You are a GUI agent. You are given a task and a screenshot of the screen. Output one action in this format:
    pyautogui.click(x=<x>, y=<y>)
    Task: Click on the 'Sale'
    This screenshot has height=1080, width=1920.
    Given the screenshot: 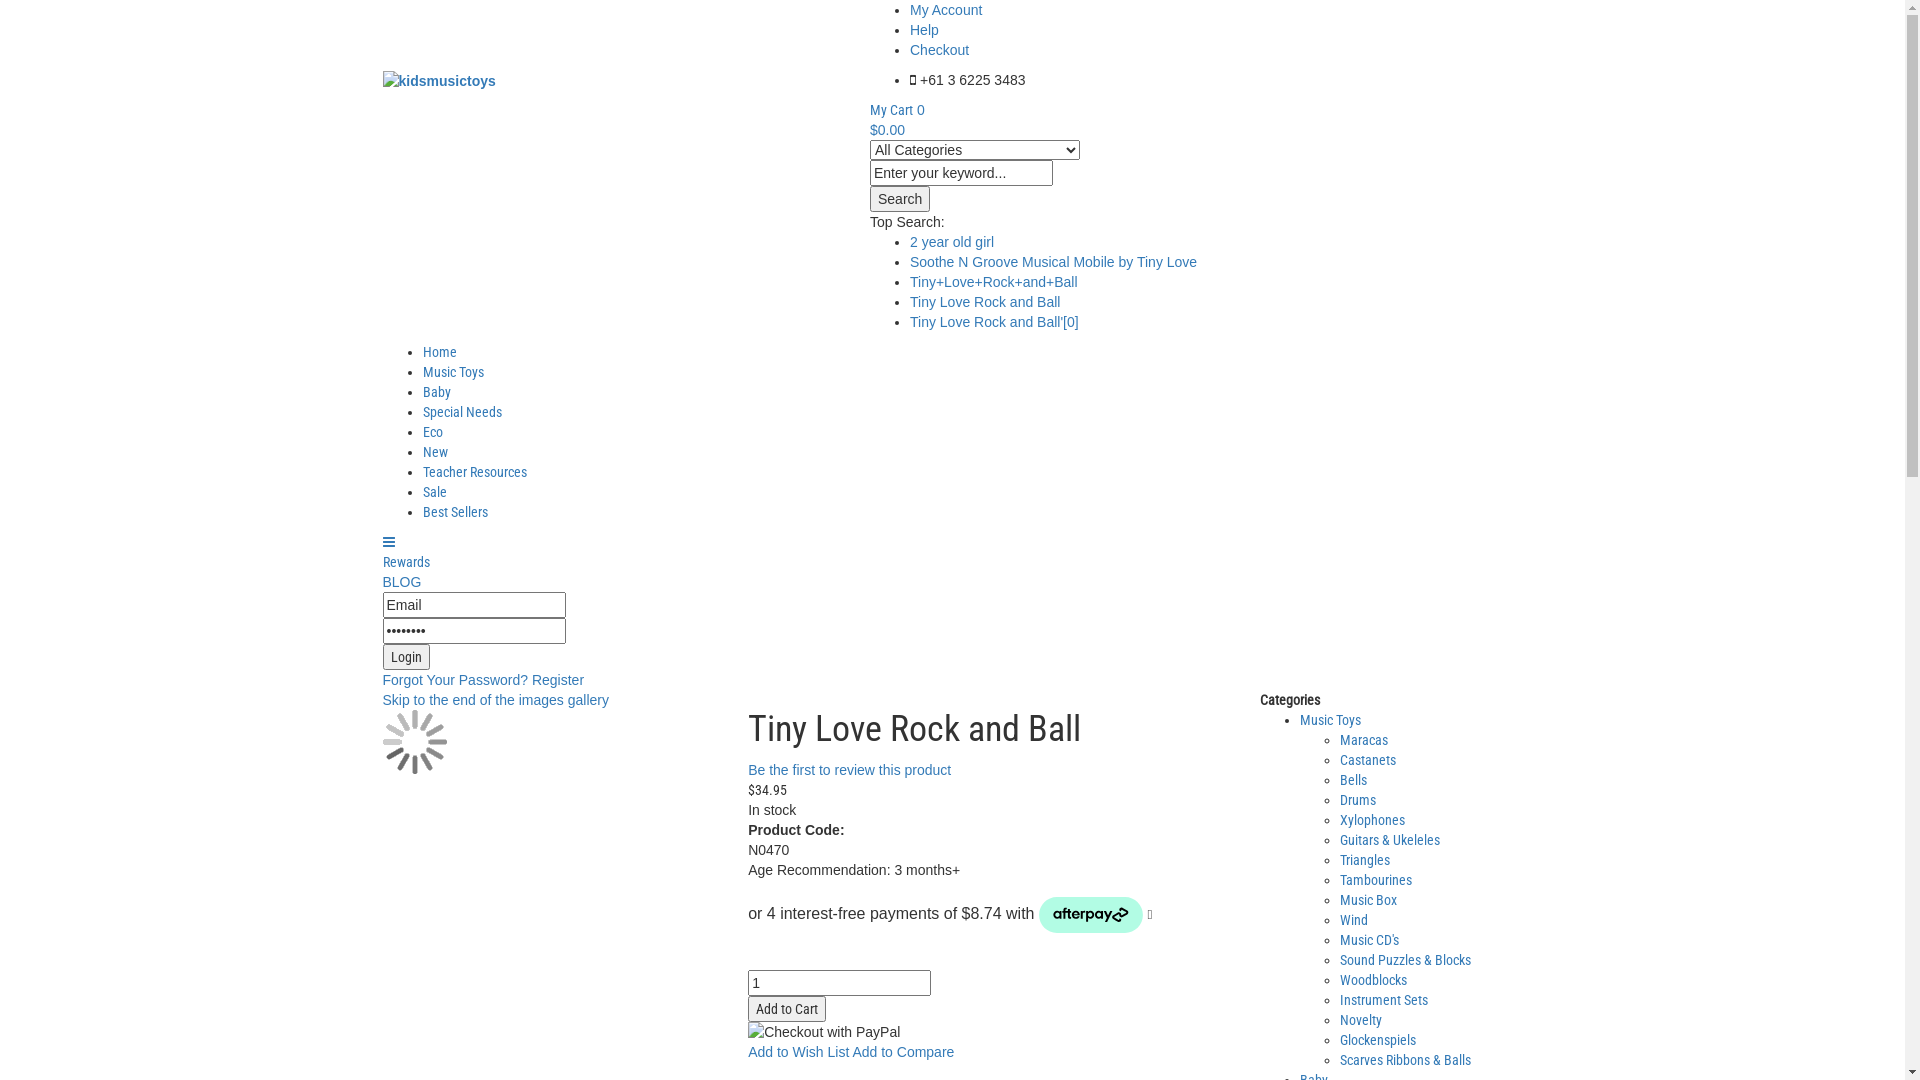 What is the action you would take?
    pyautogui.click(x=421, y=492)
    